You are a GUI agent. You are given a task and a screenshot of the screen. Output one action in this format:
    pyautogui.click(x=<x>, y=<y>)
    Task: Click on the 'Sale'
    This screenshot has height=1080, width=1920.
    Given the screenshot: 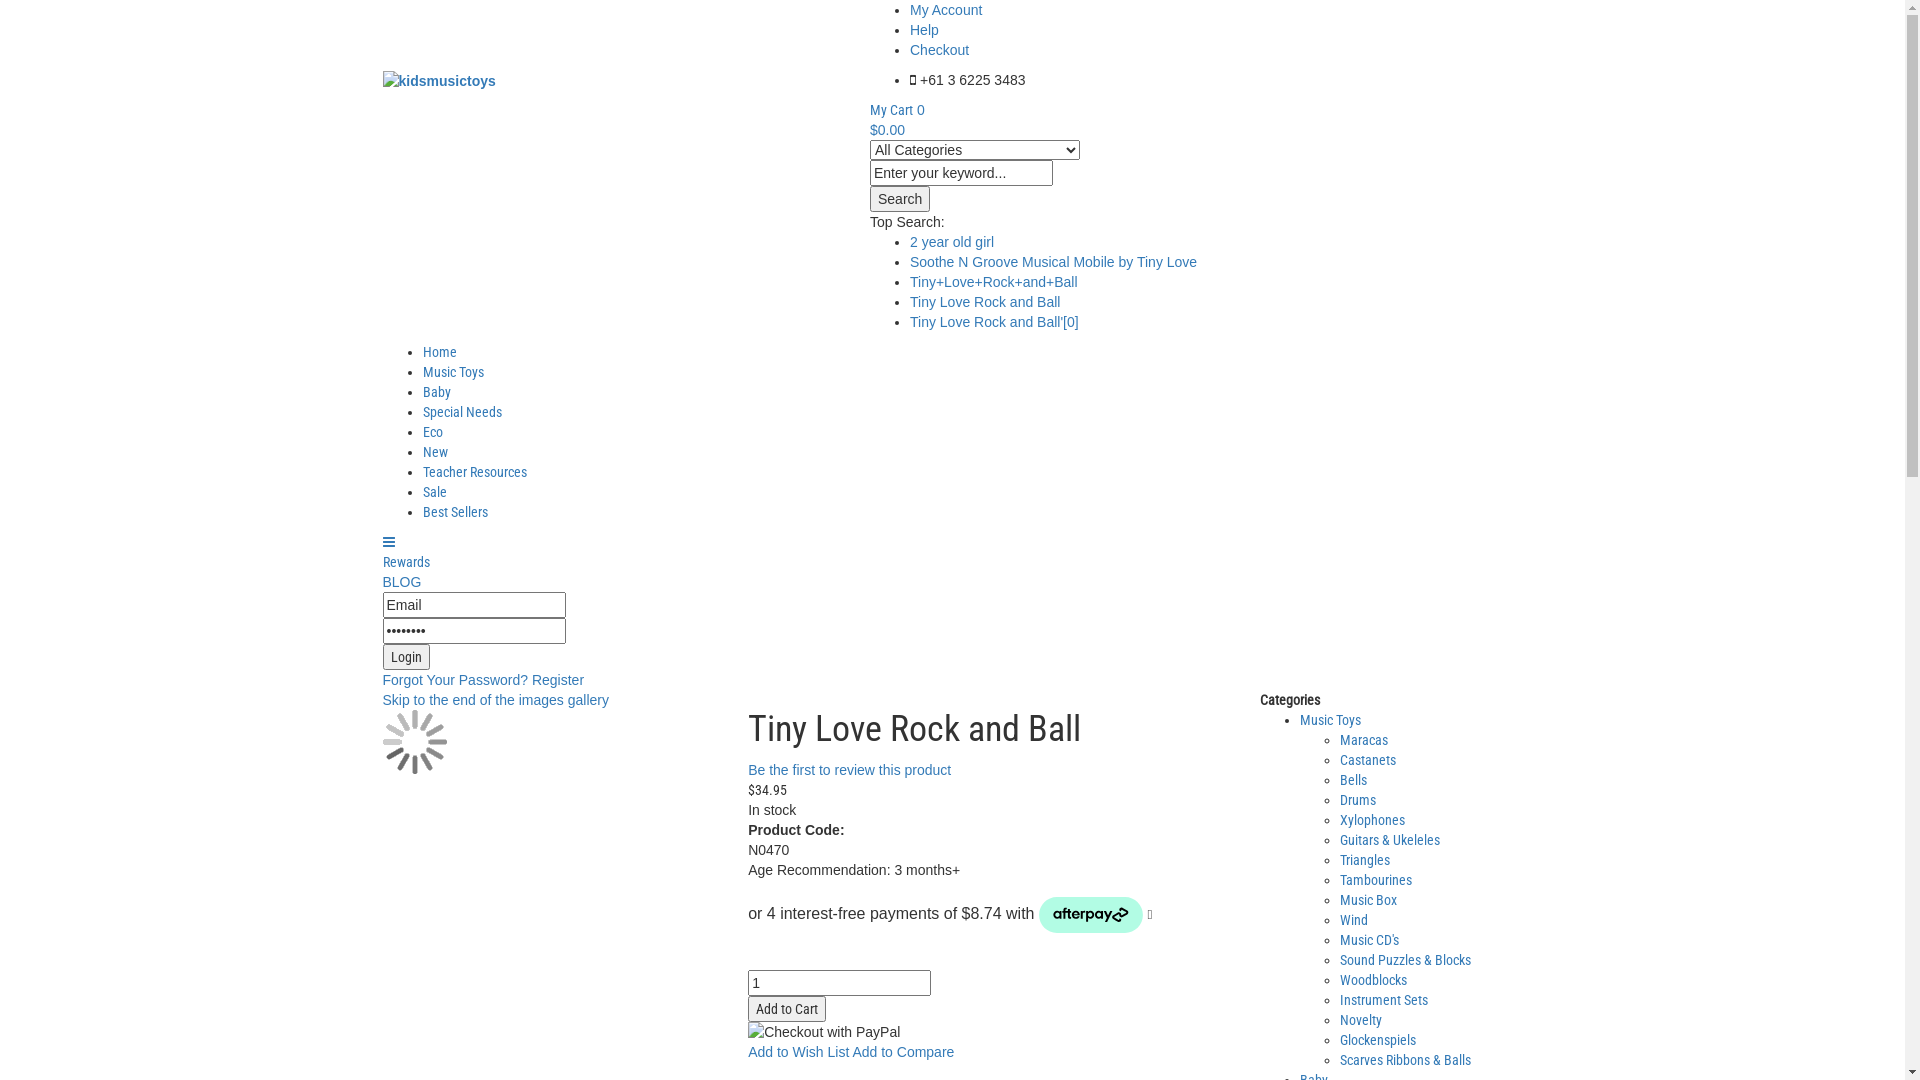 What is the action you would take?
    pyautogui.click(x=421, y=492)
    